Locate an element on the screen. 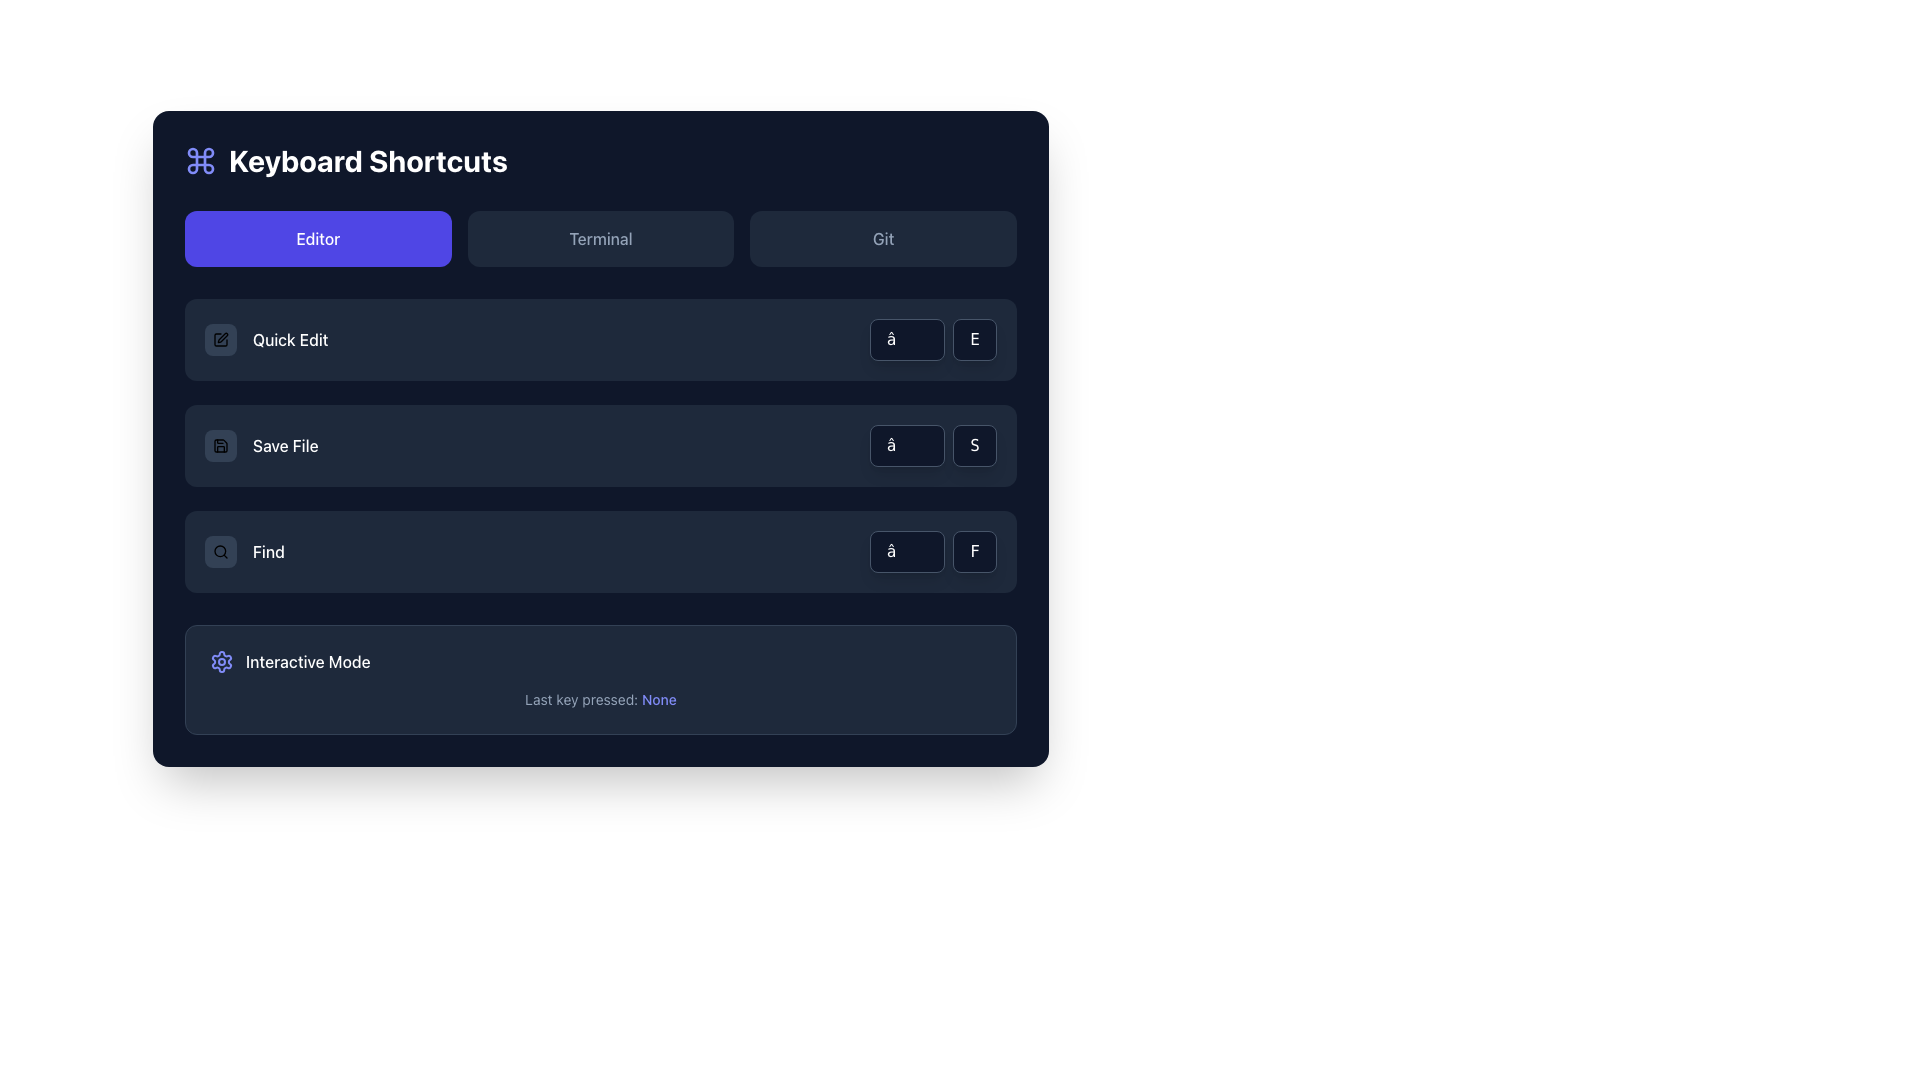 This screenshot has height=1080, width=1920. the circular gear icon styled in indigo blue located at the leftmost edge of the 'Interactive Mode' section, preceding the label text is located at coordinates (221, 662).